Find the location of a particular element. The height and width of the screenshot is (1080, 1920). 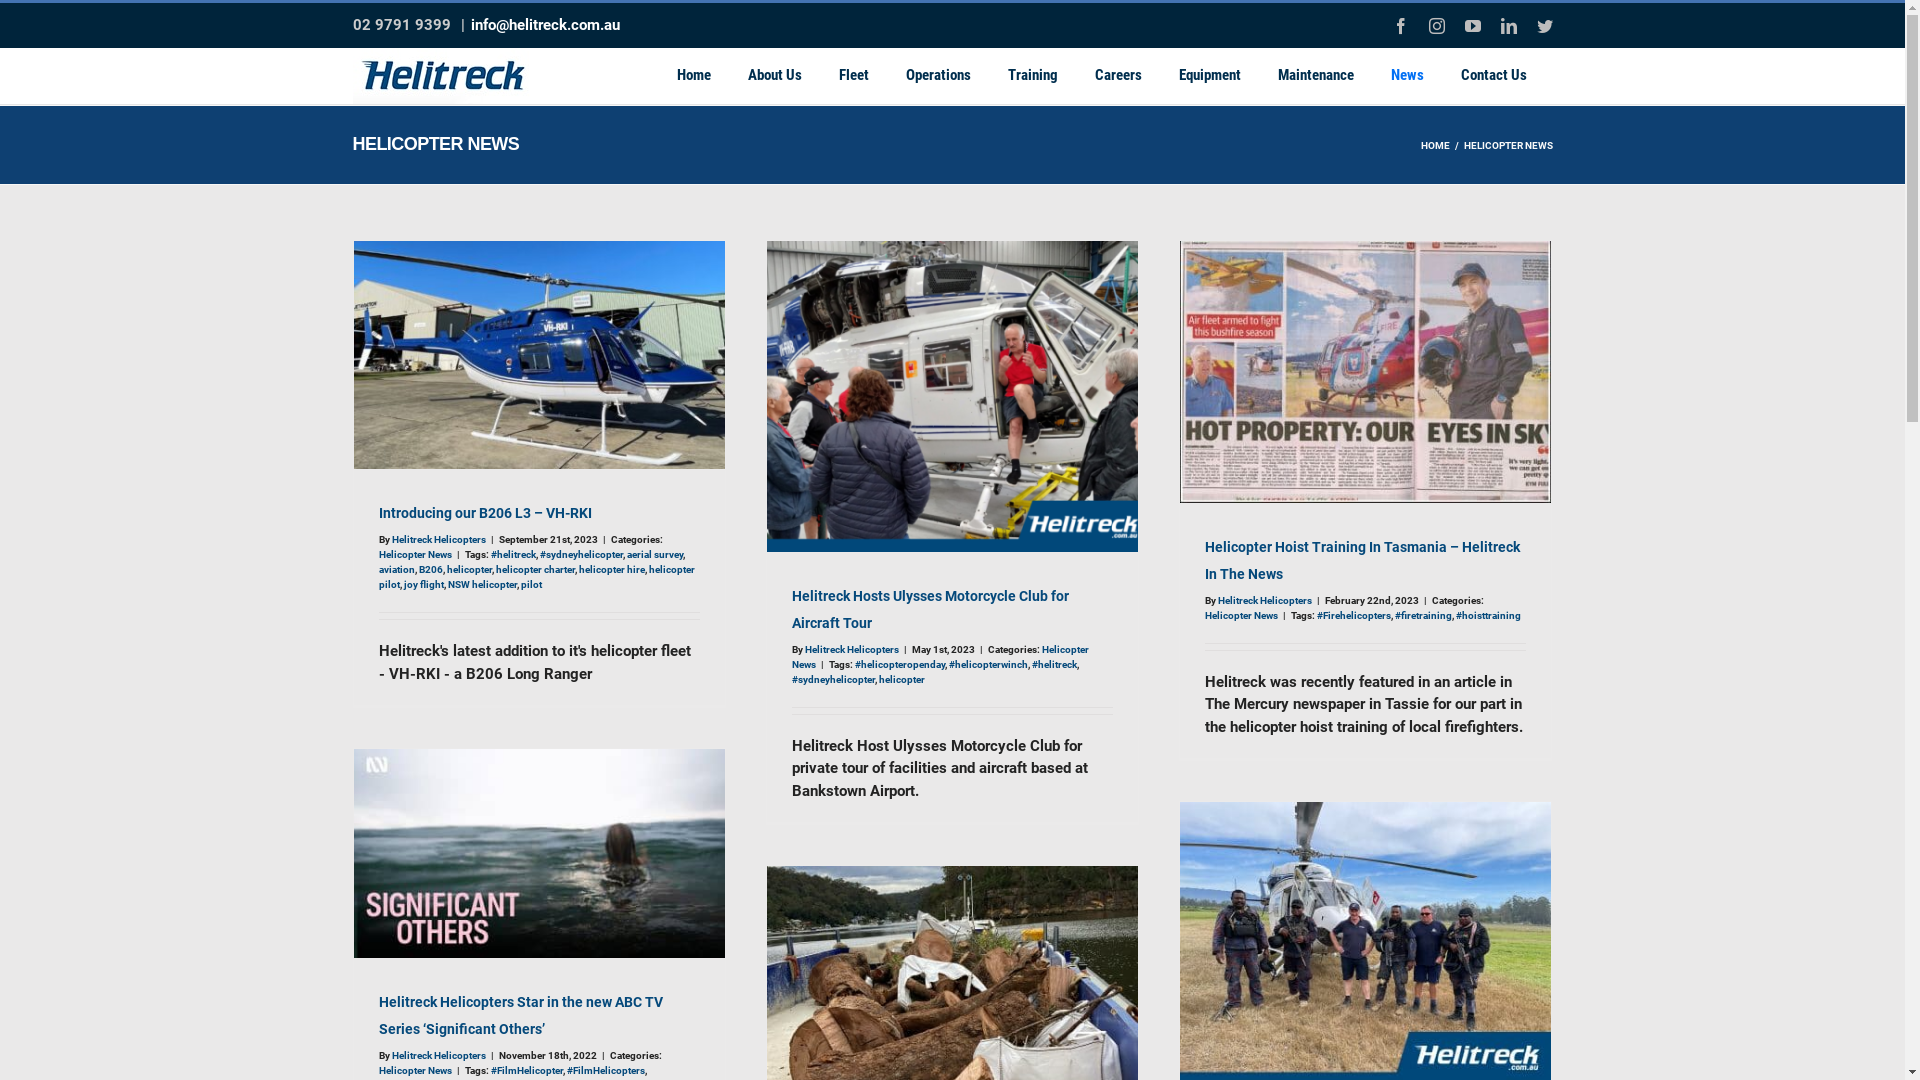

'Careers' is located at coordinates (1117, 74).